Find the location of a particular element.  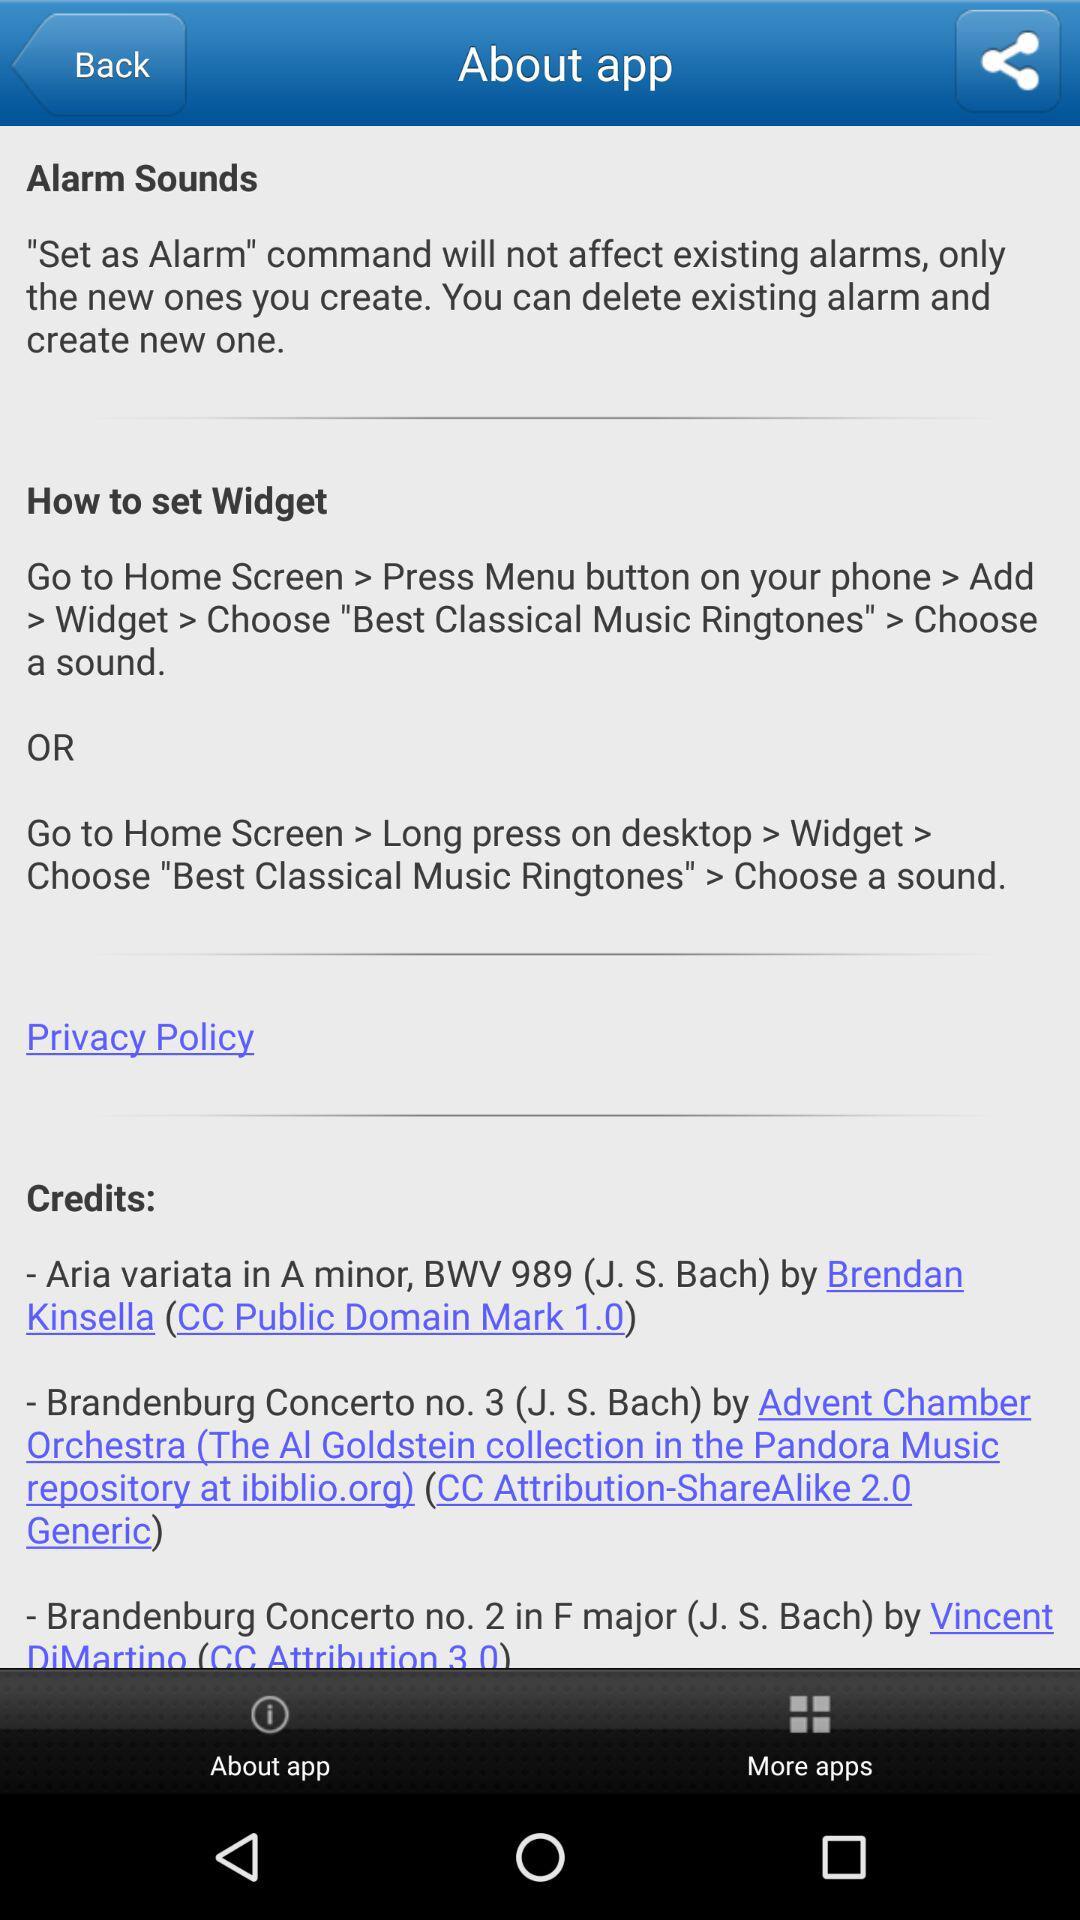

the share button on the top right corner of the web page is located at coordinates (1007, 62).